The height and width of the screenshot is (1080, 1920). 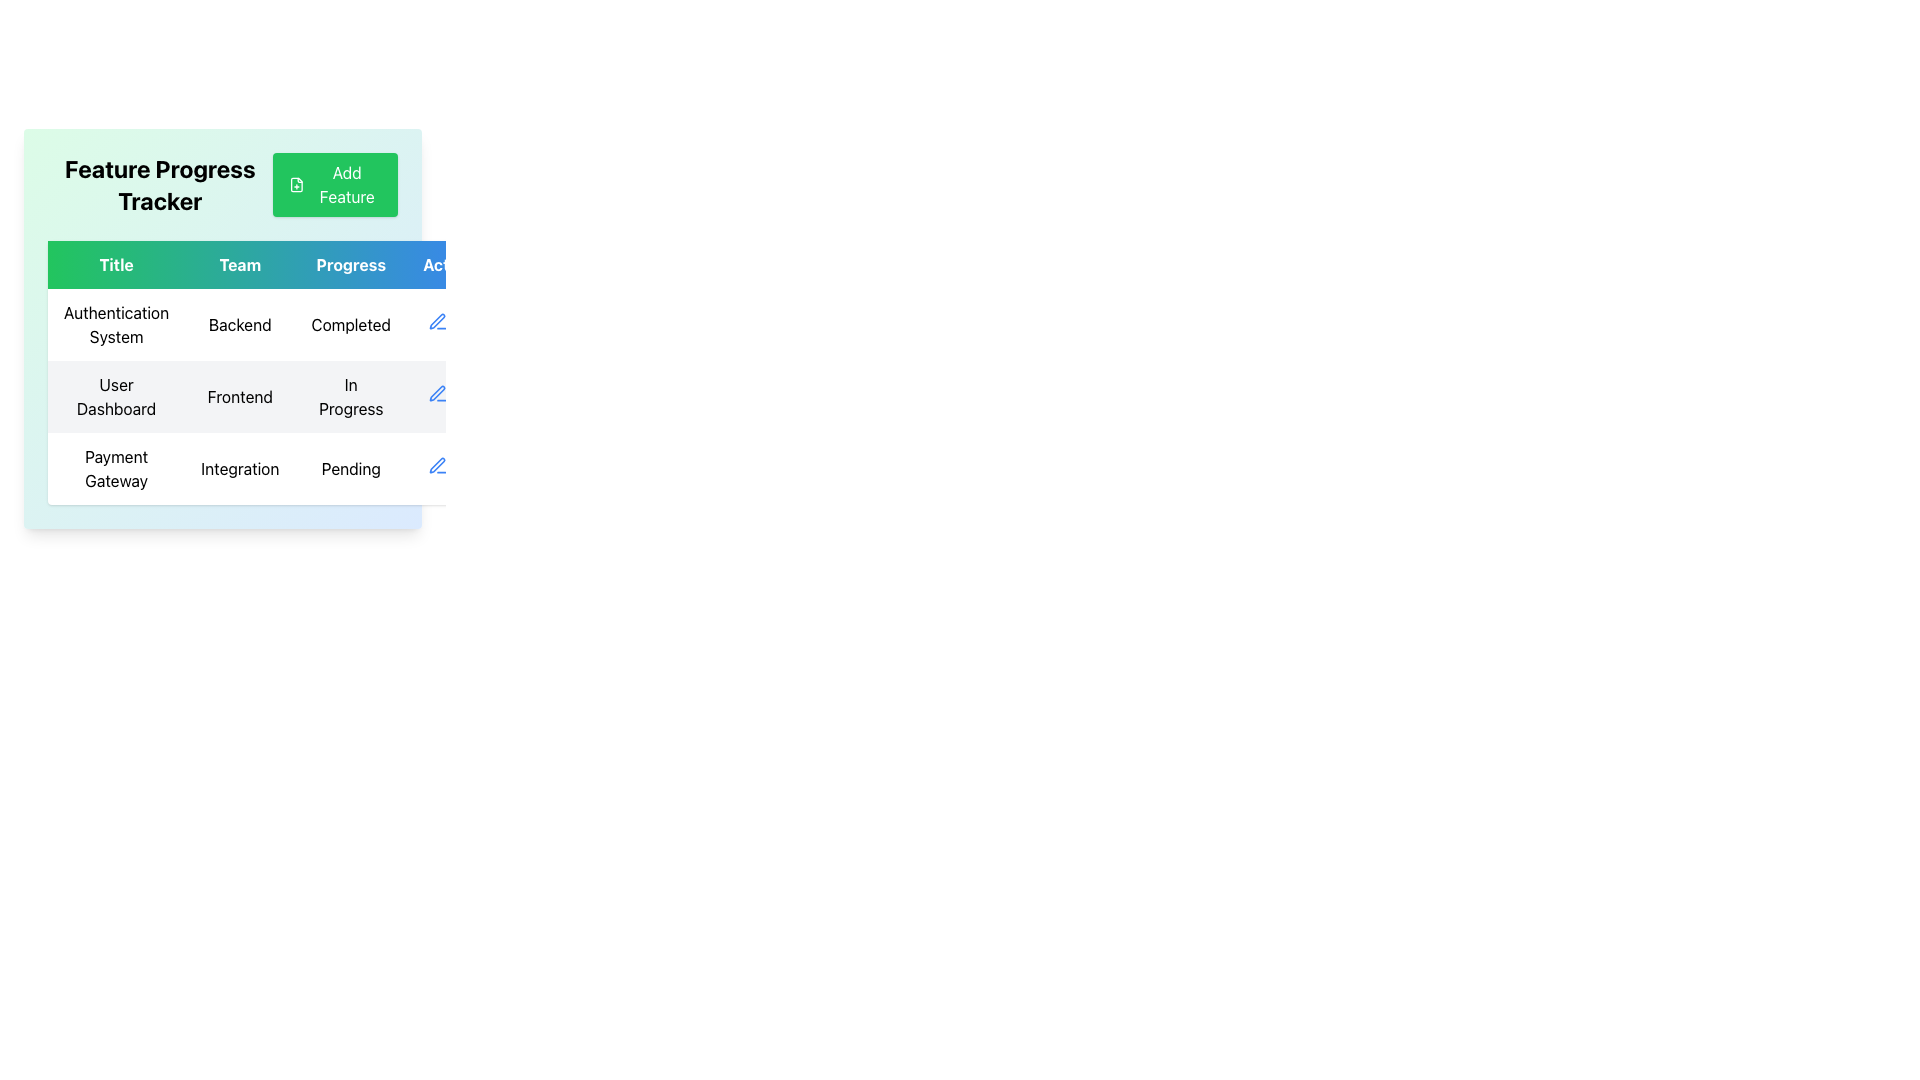 What do you see at coordinates (240, 469) in the screenshot?
I see `value displayed in the Text Label located in the third row, second column of the table under the 'Team' header` at bounding box center [240, 469].